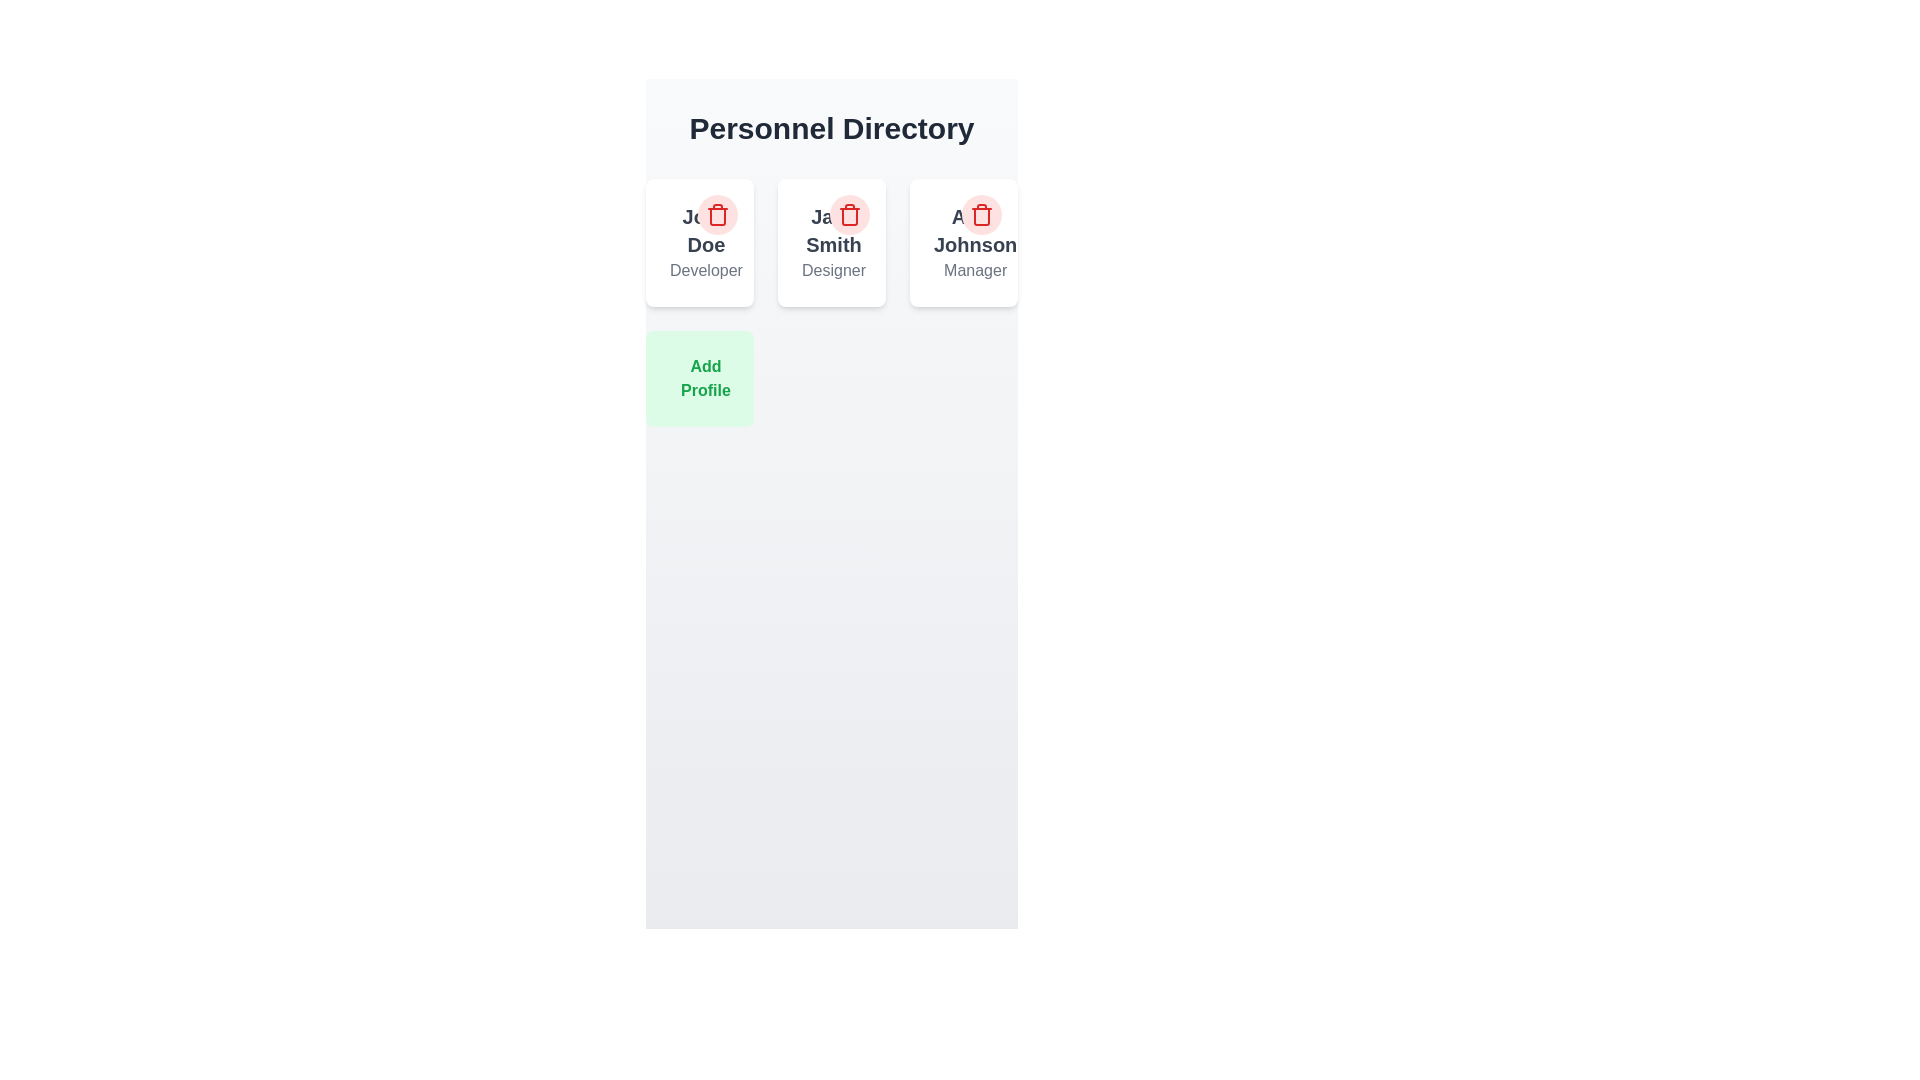 This screenshot has height=1080, width=1920. What do you see at coordinates (705, 378) in the screenshot?
I see `the Text Label that indicates the action for adding a new profile, positioned below the user cards in the card layout` at bounding box center [705, 378].